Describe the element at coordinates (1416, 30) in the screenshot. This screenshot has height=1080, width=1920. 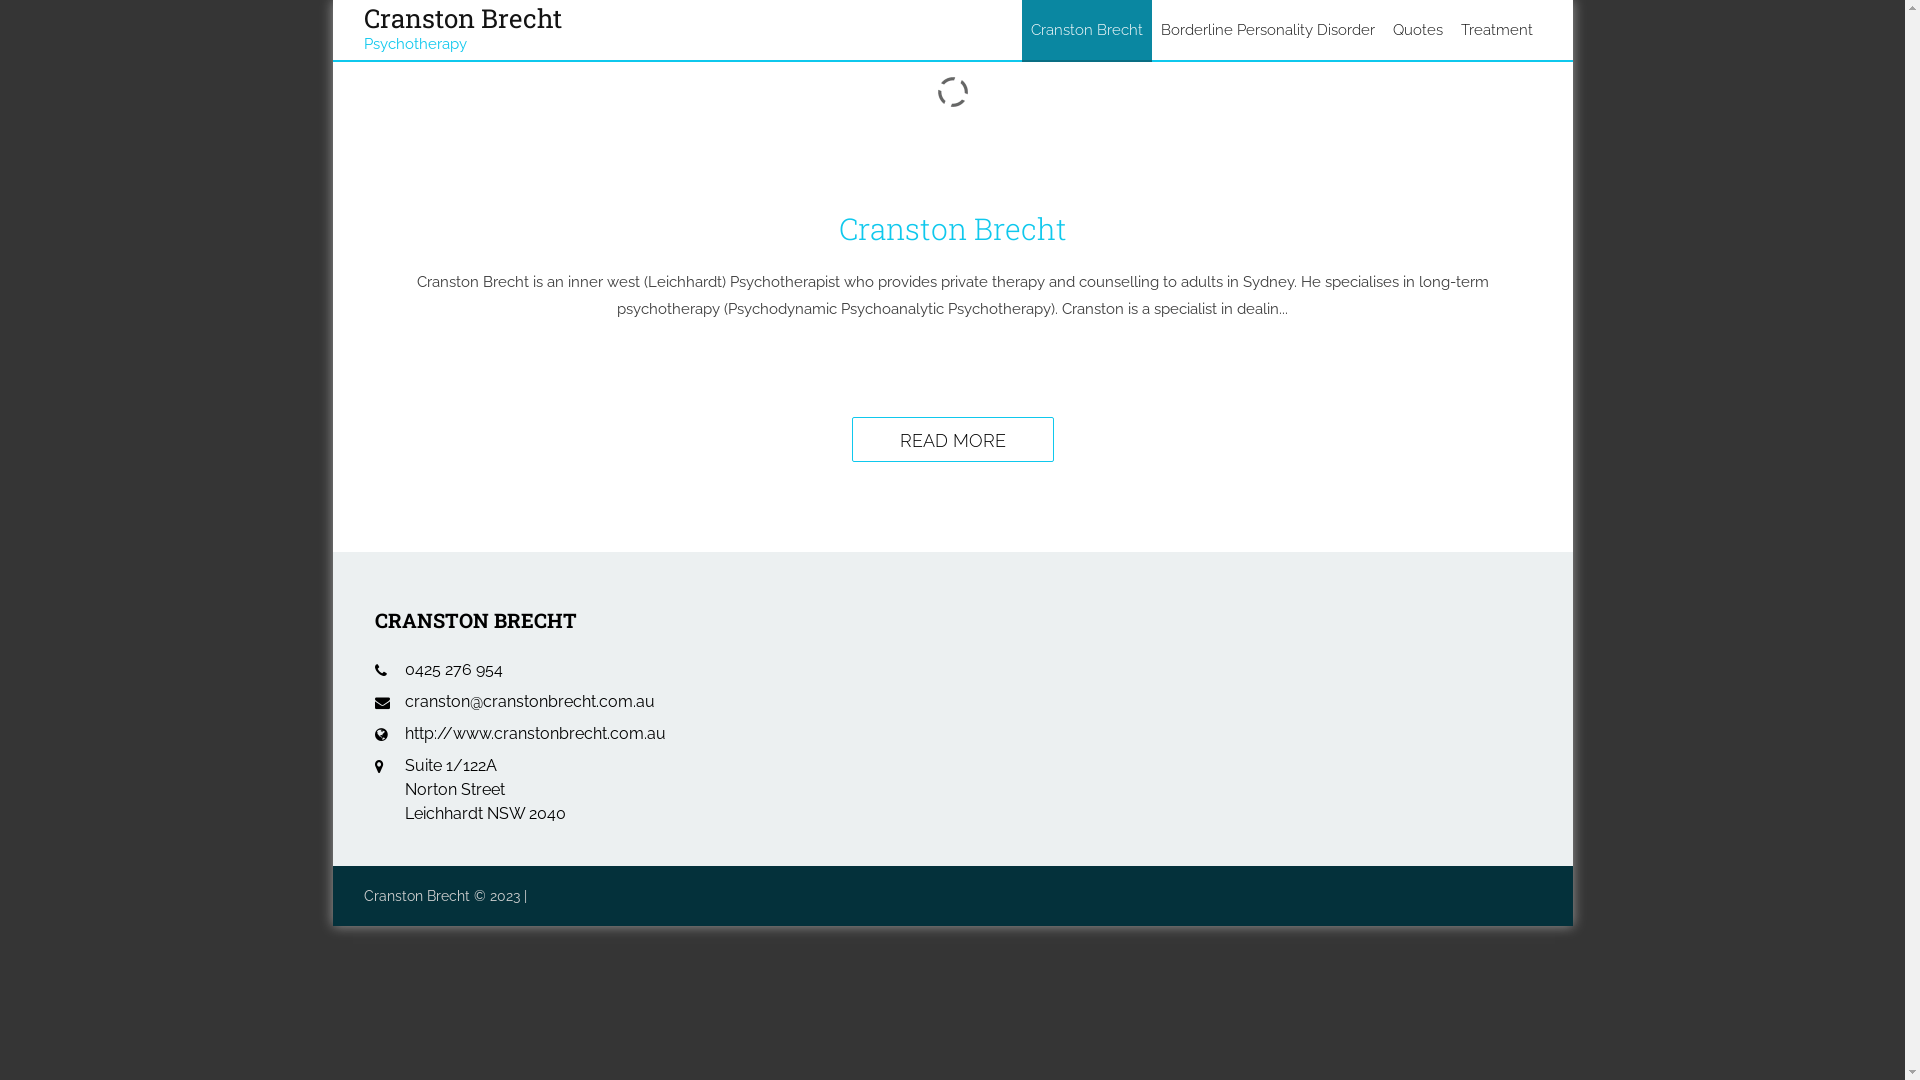
I see `'Quotes'` at that location.